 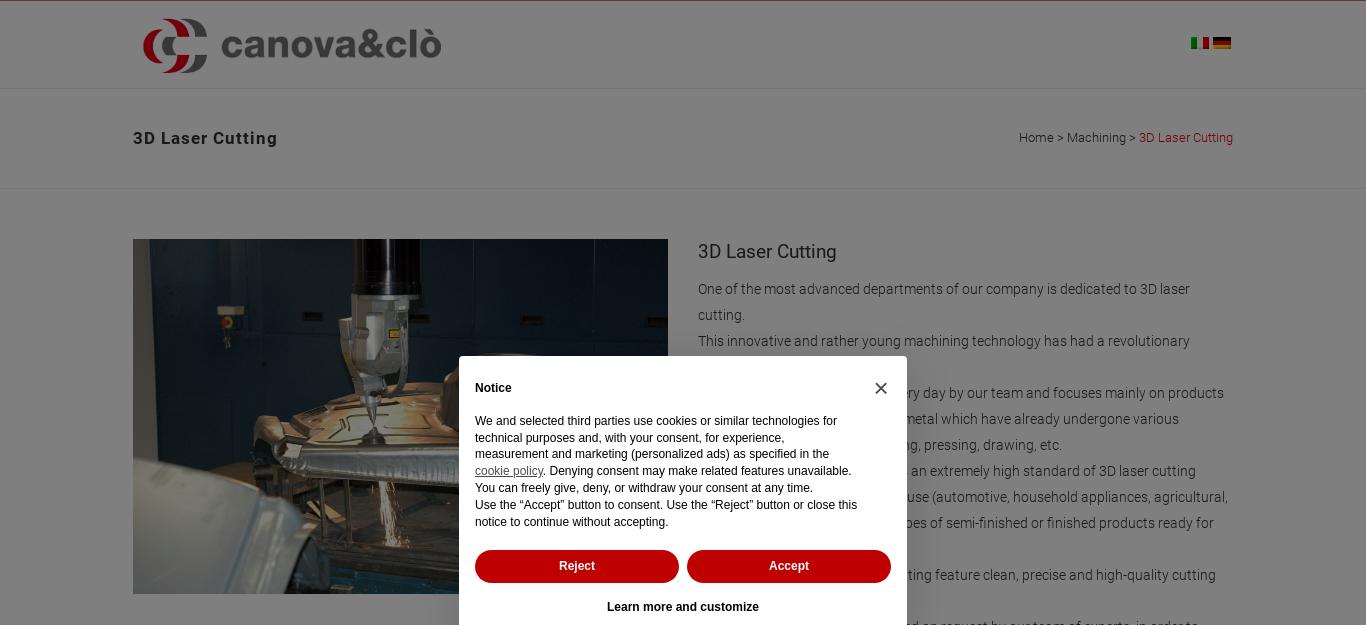 I want to click on 'Accept', so click(x=767, y=565).